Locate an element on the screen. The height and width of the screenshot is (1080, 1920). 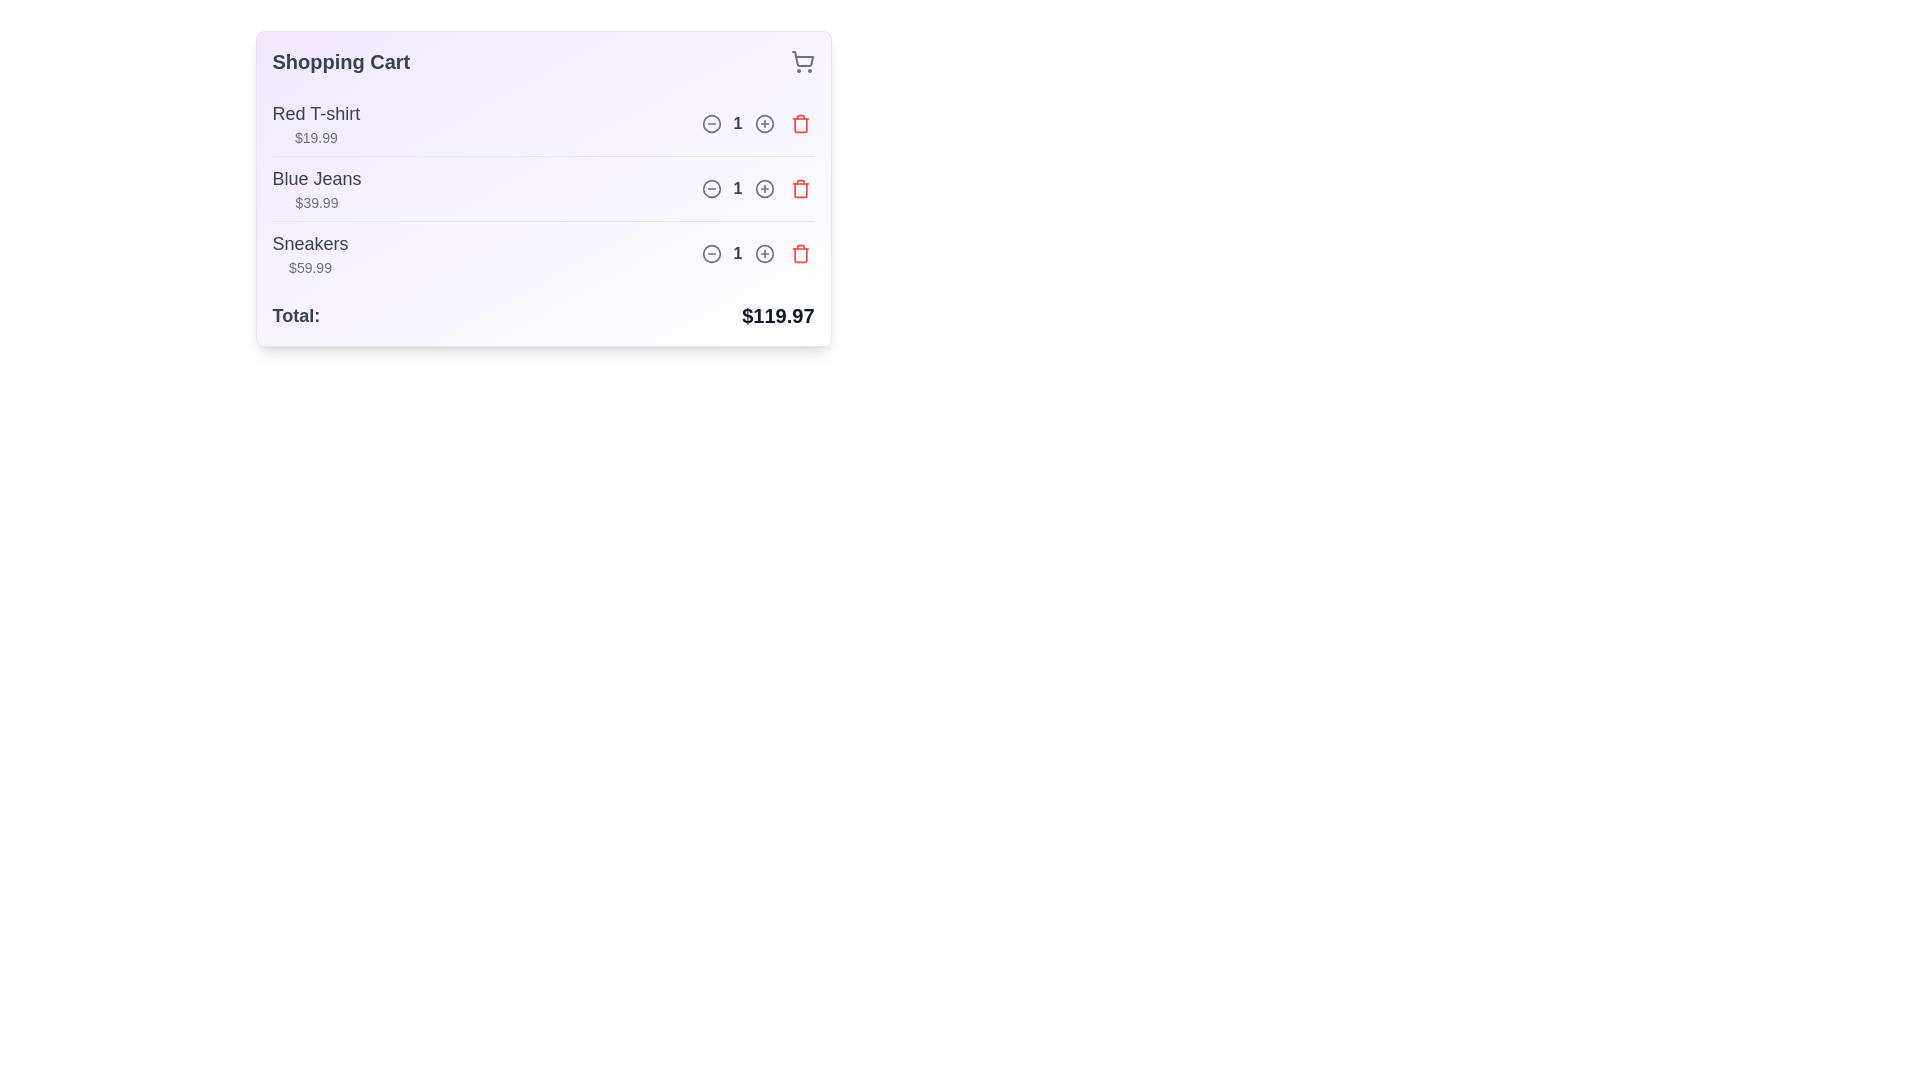
the circular '+' button for adjusting the quantity of the 'Red T-shirt' item in the shopping cart interface is located at coordinates (755, 123).